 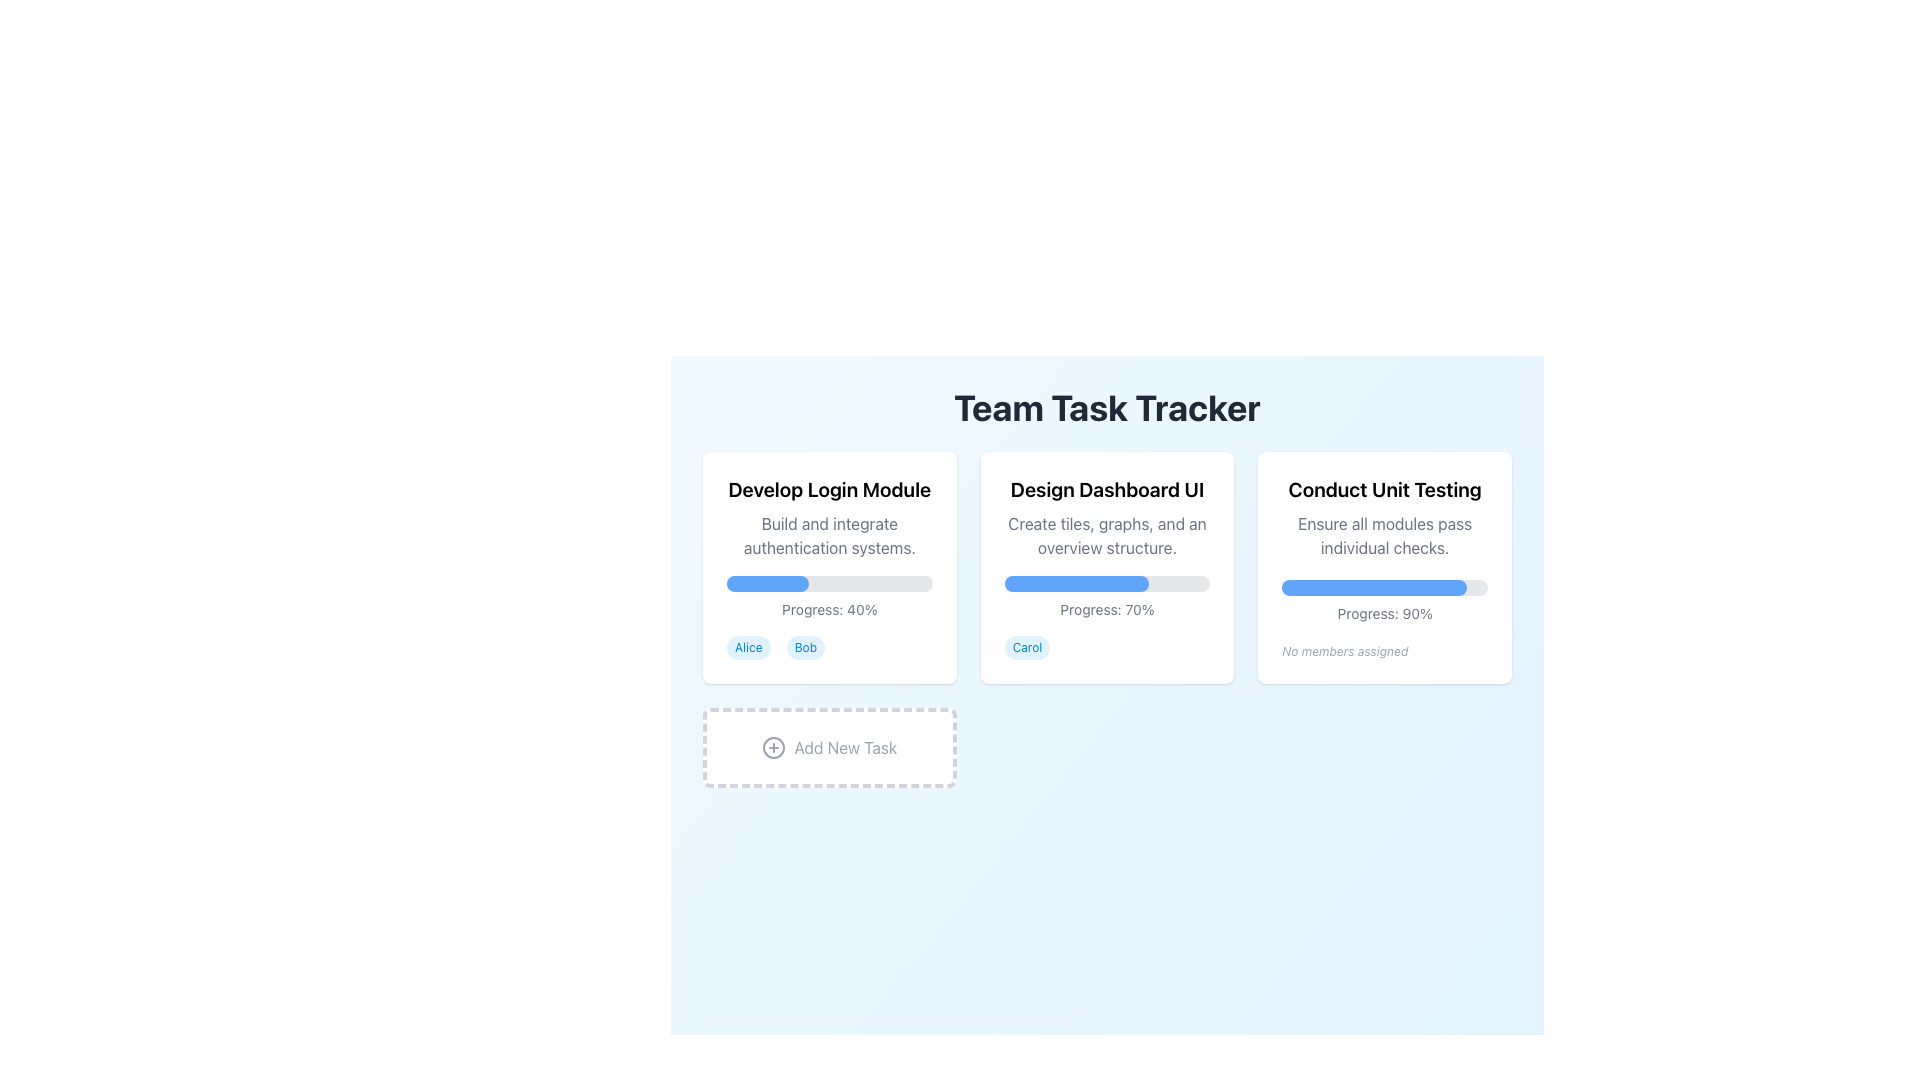 What do you see at coordinates (773, 748) in the screenshot?
I see `the 'Add New Task' button with an icon` at bounding box center [773, 748].